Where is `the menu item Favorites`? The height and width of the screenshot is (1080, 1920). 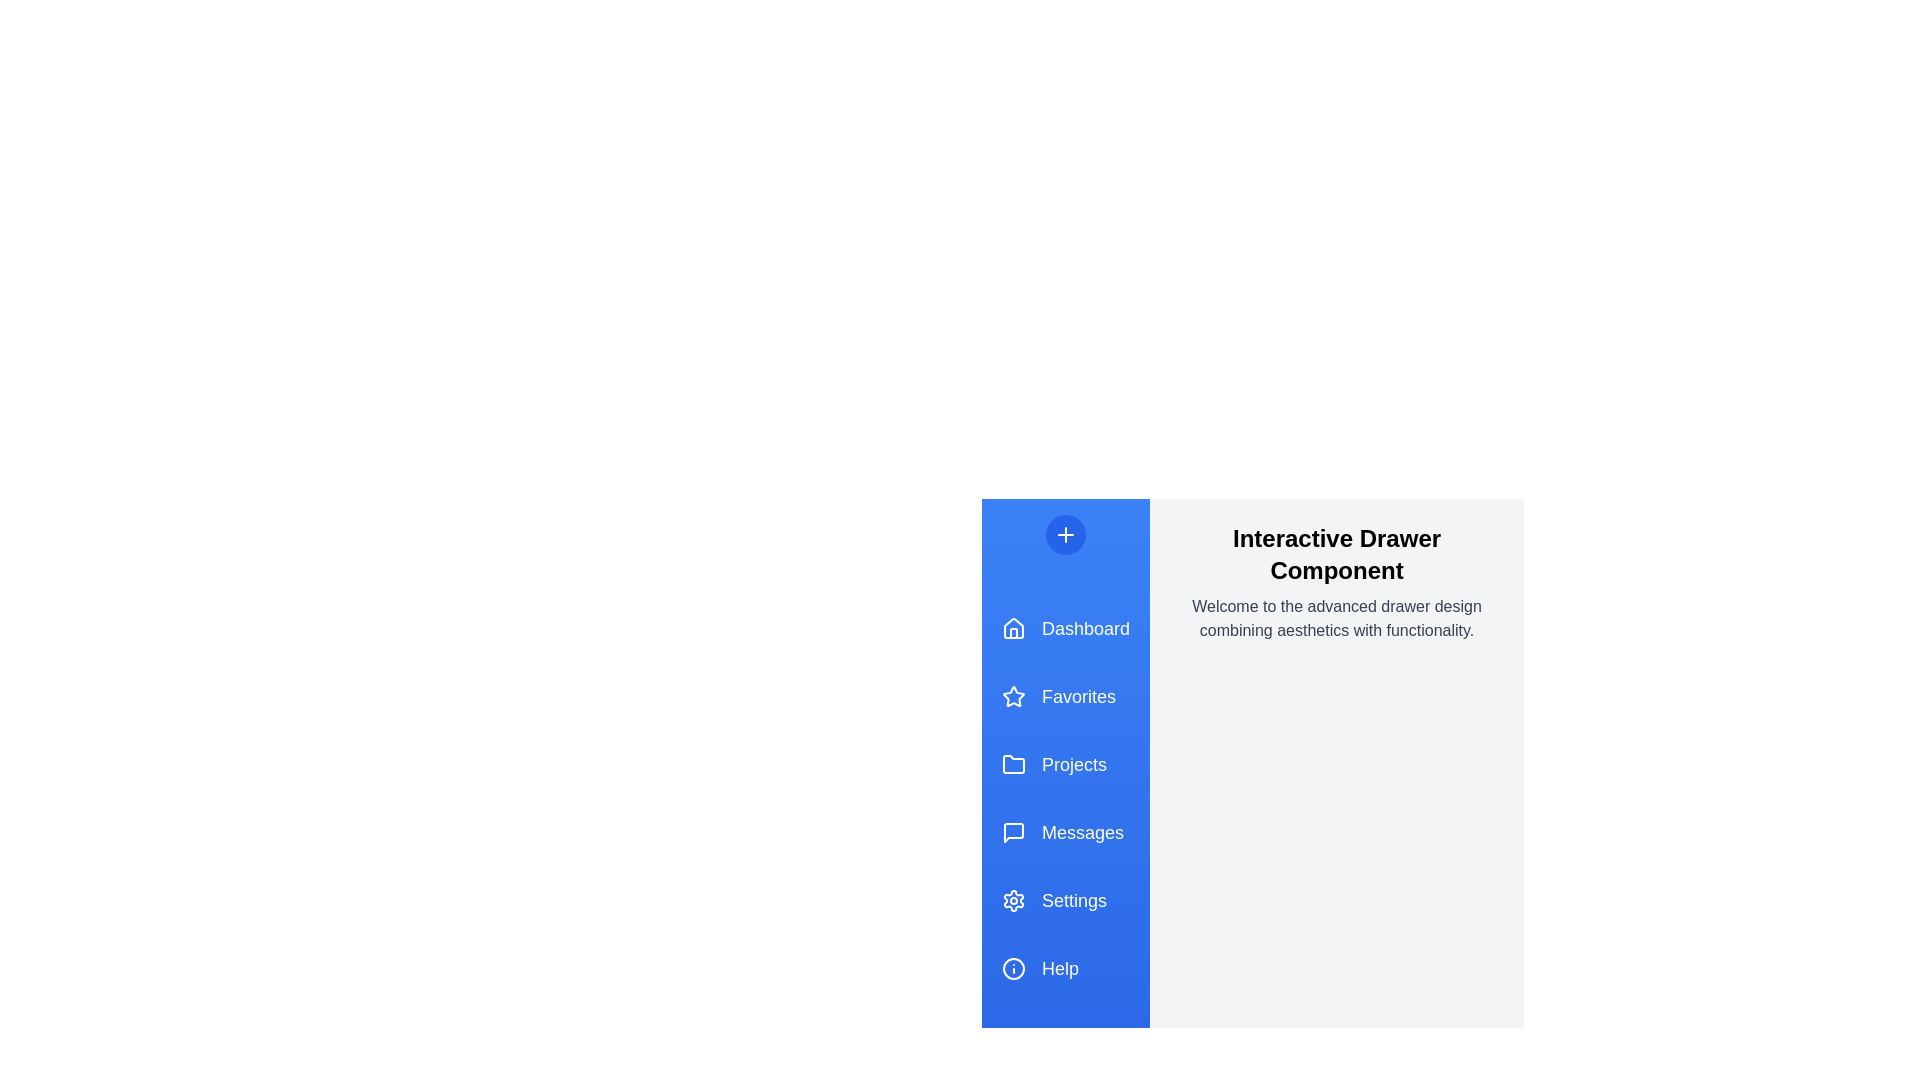
the menu item Favorites is located at coordinates (1064, 696).